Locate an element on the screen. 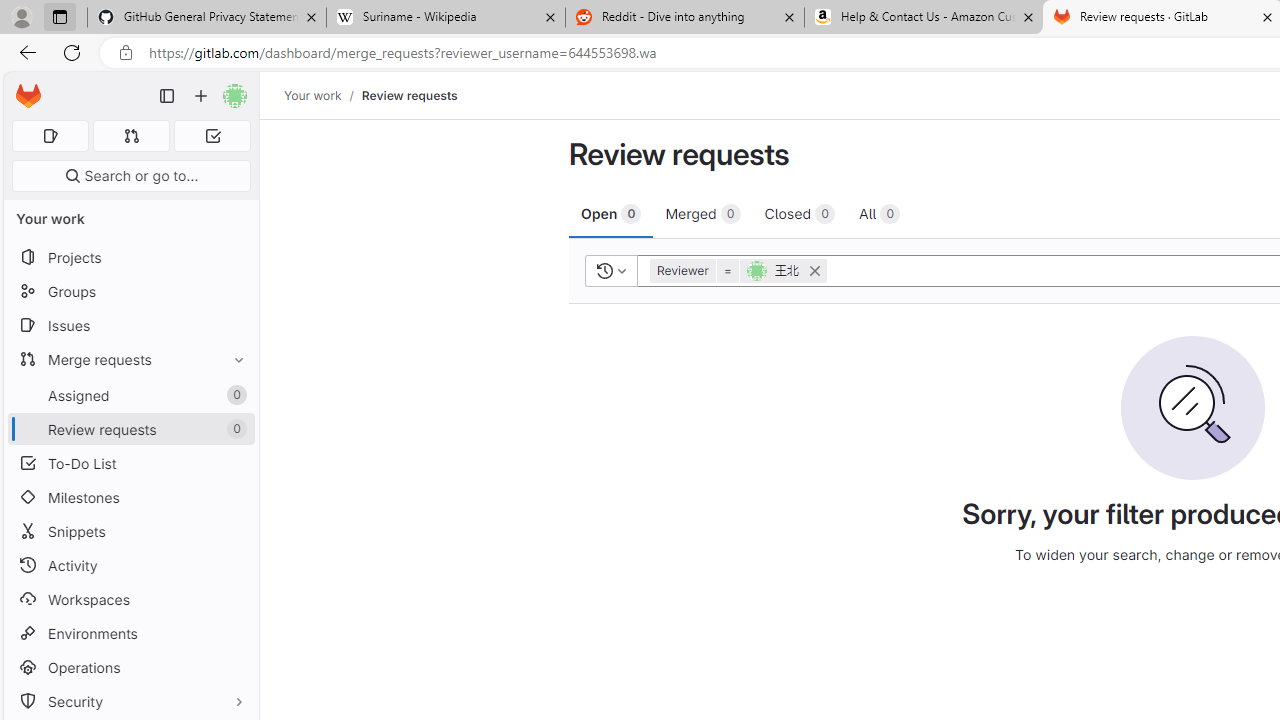  'GitHub General Privacy Statement - GitHub Docs' is located at coordinates (207, 17).